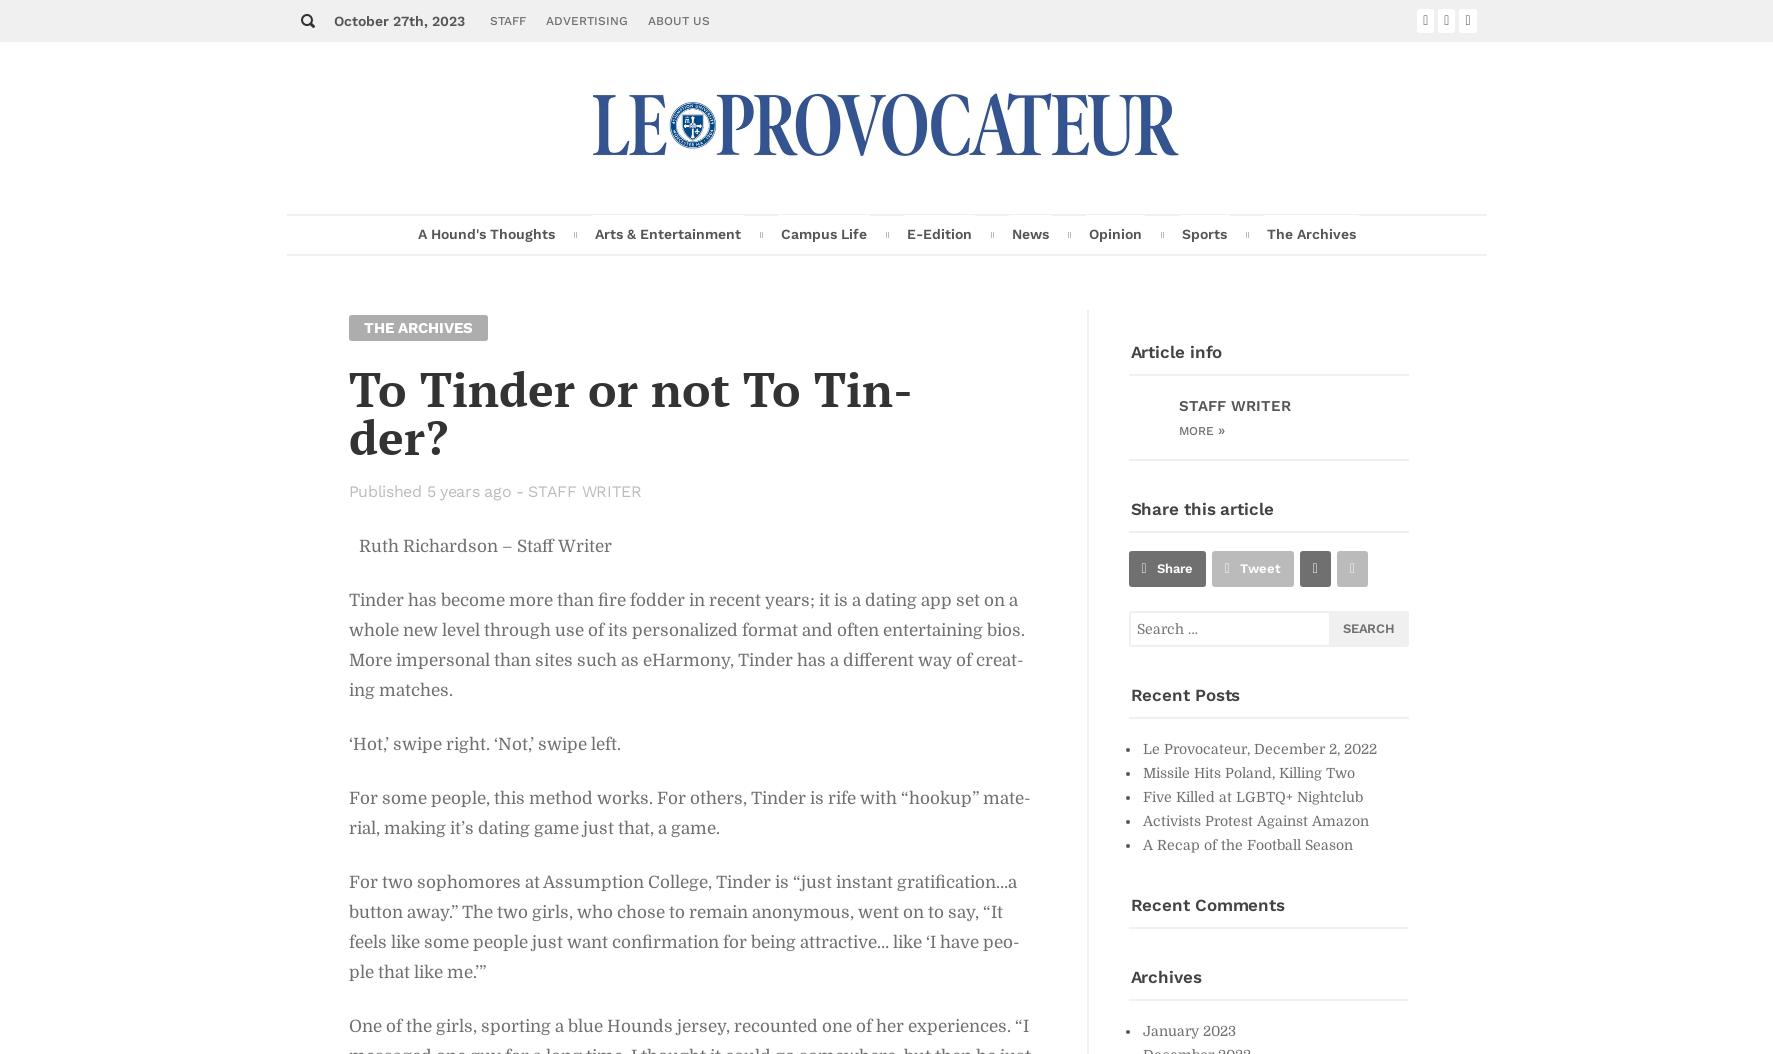 This screenshot has height=1054, width=1773. What do you see at coordinates (1253, 819) in the screenshot?
I see `'Ac­tivists Protest Against Ama­zon'` at bounding box center [1253, 819].